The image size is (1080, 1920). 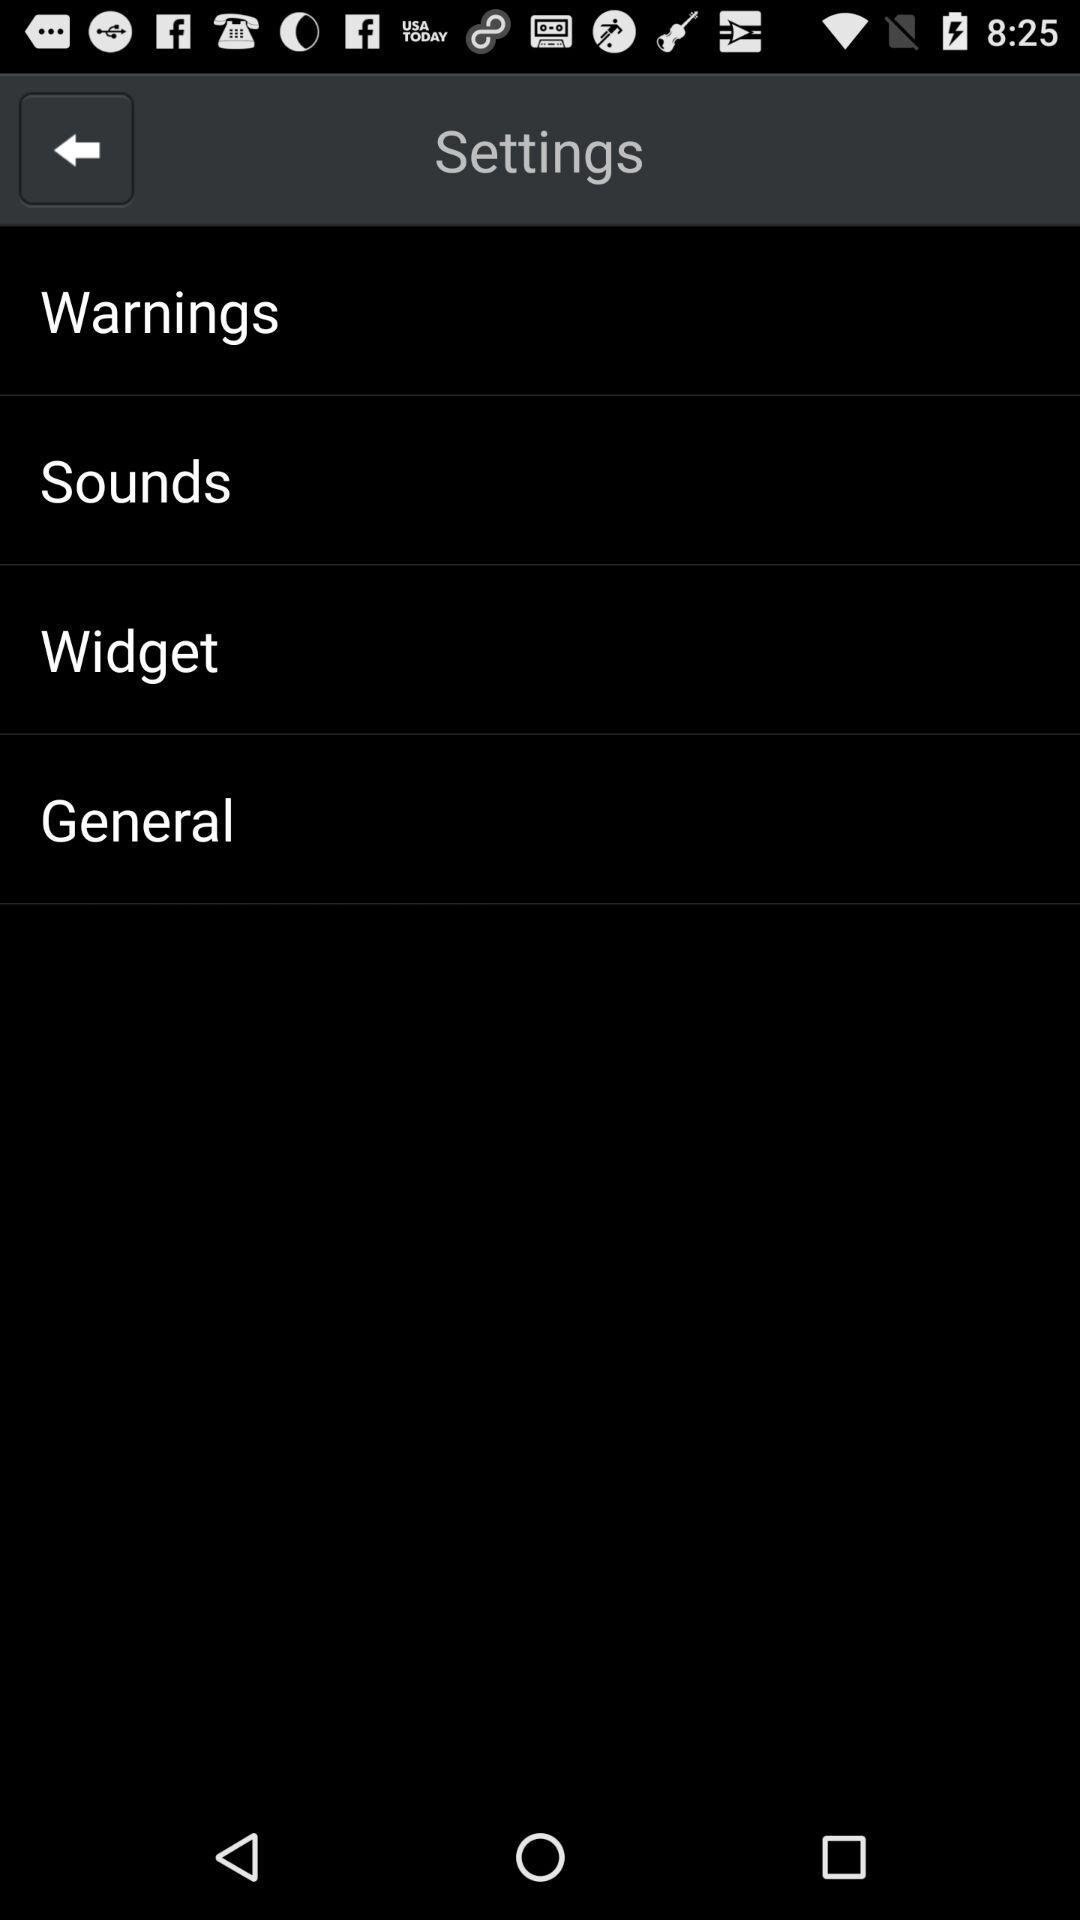 I want to click on the warnings item, so click(x=159, y=309).